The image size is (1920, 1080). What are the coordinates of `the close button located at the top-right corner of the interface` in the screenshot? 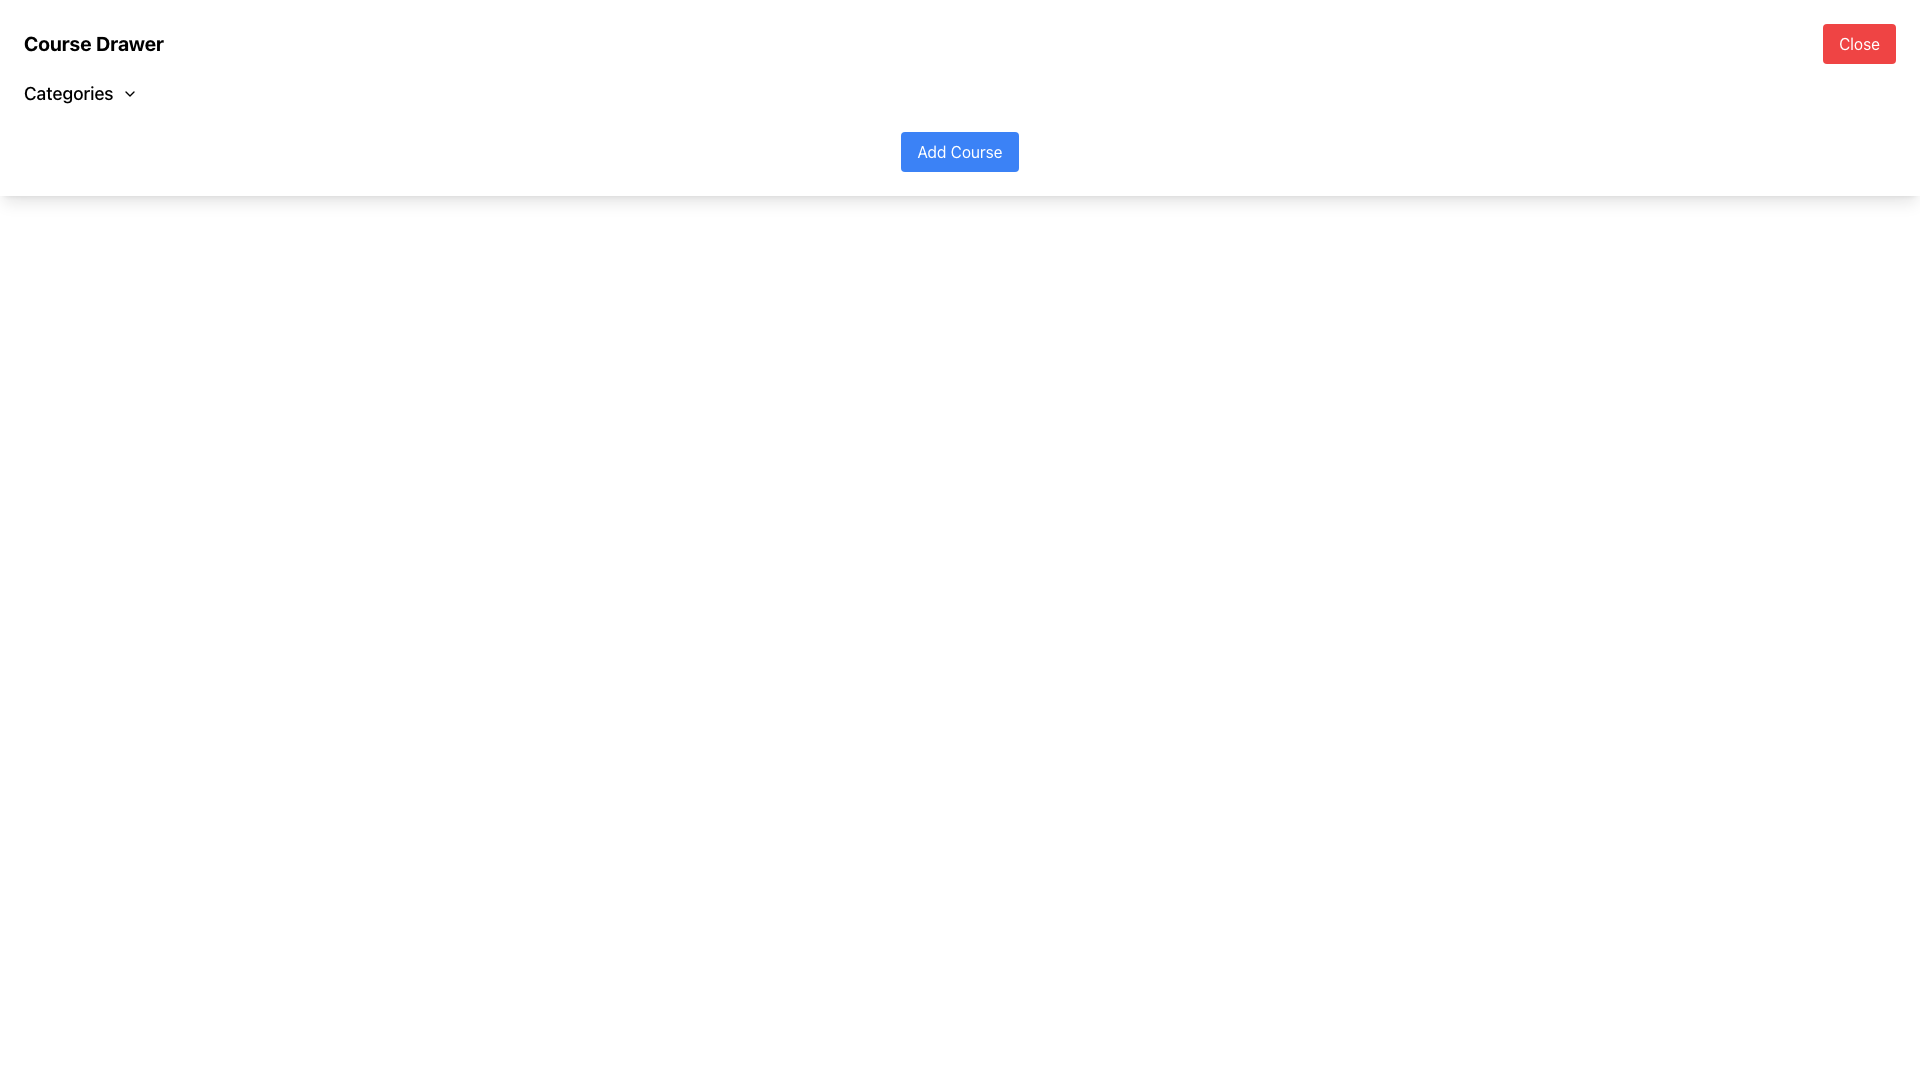 It's located at (1858, 43).